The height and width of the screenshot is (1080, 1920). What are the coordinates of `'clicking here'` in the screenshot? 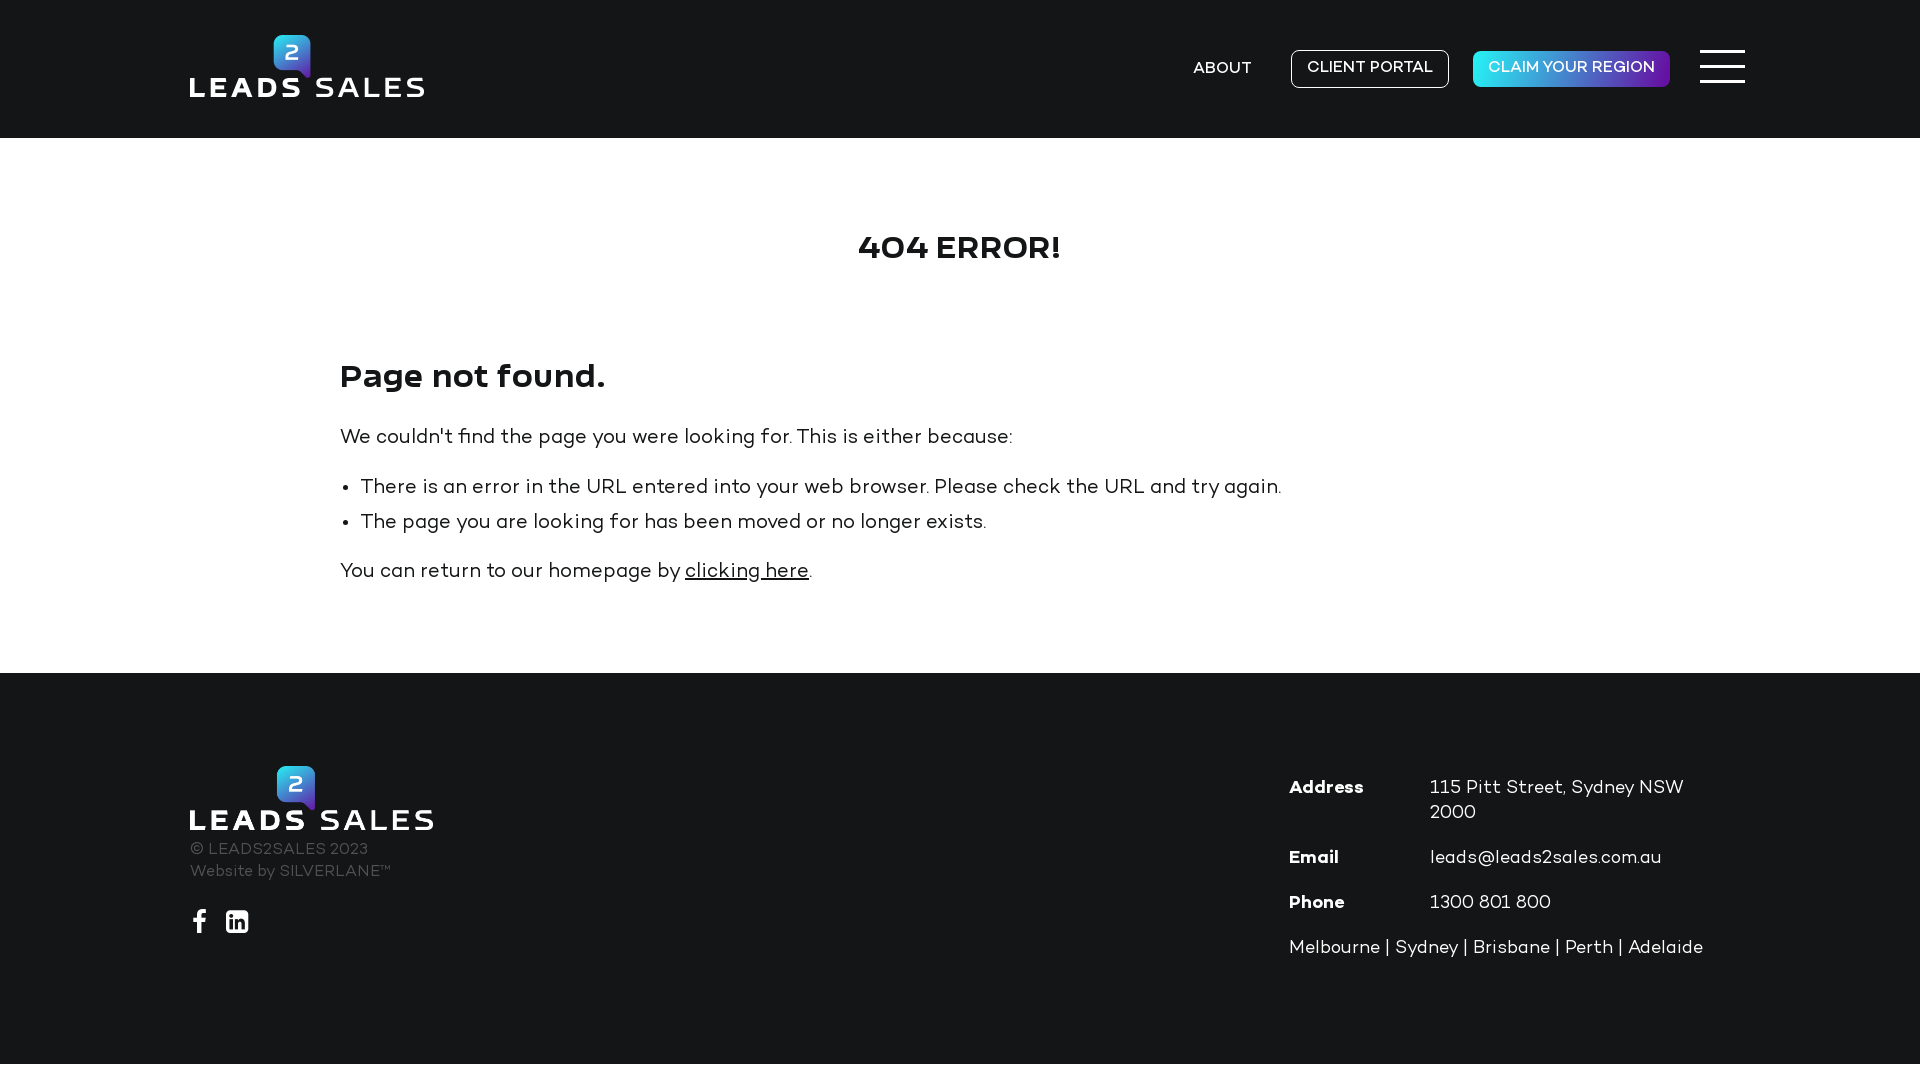 It's located at (746, 572).